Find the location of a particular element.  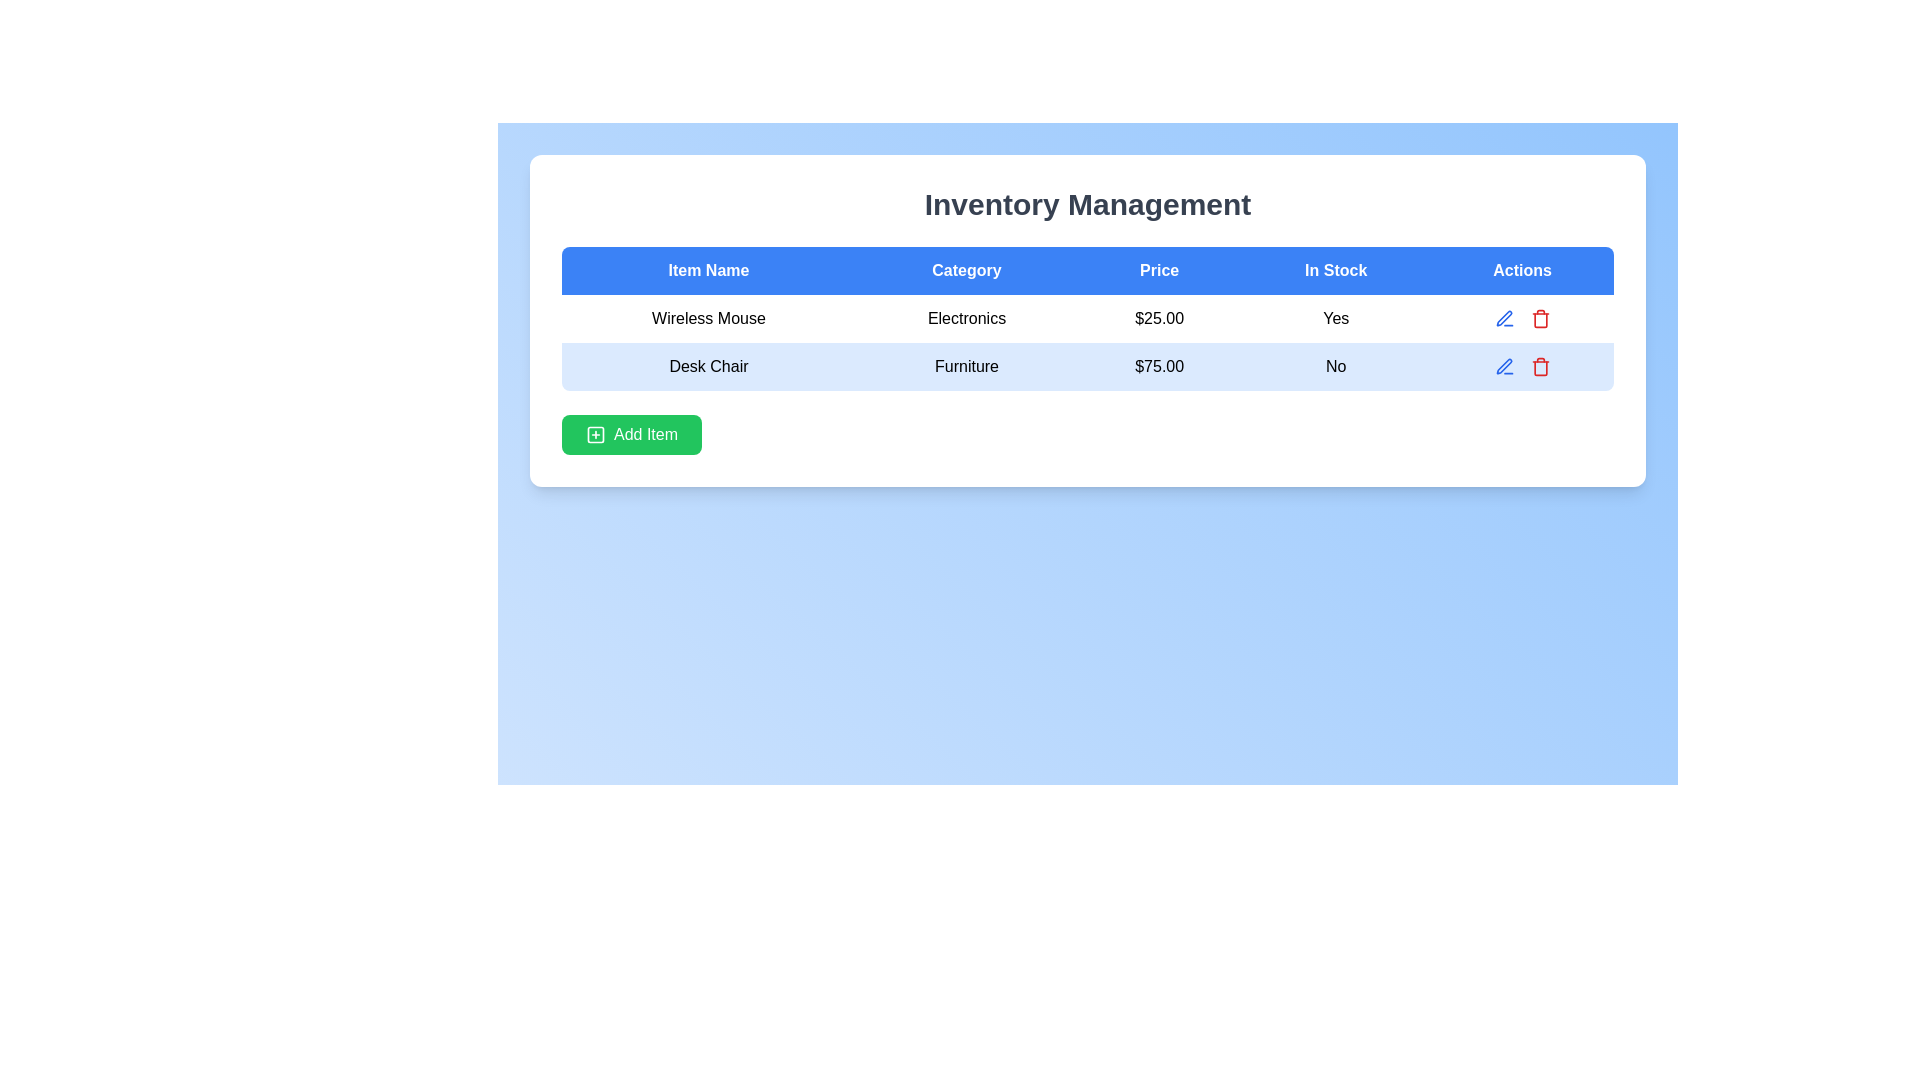

the static text label indicating the stock status of the 'Wireless Mouse', located in the fourth column of the first row under the 'Inventory Management' section, to the right of the '$25.00' text is located at coordinates (1336, 318).